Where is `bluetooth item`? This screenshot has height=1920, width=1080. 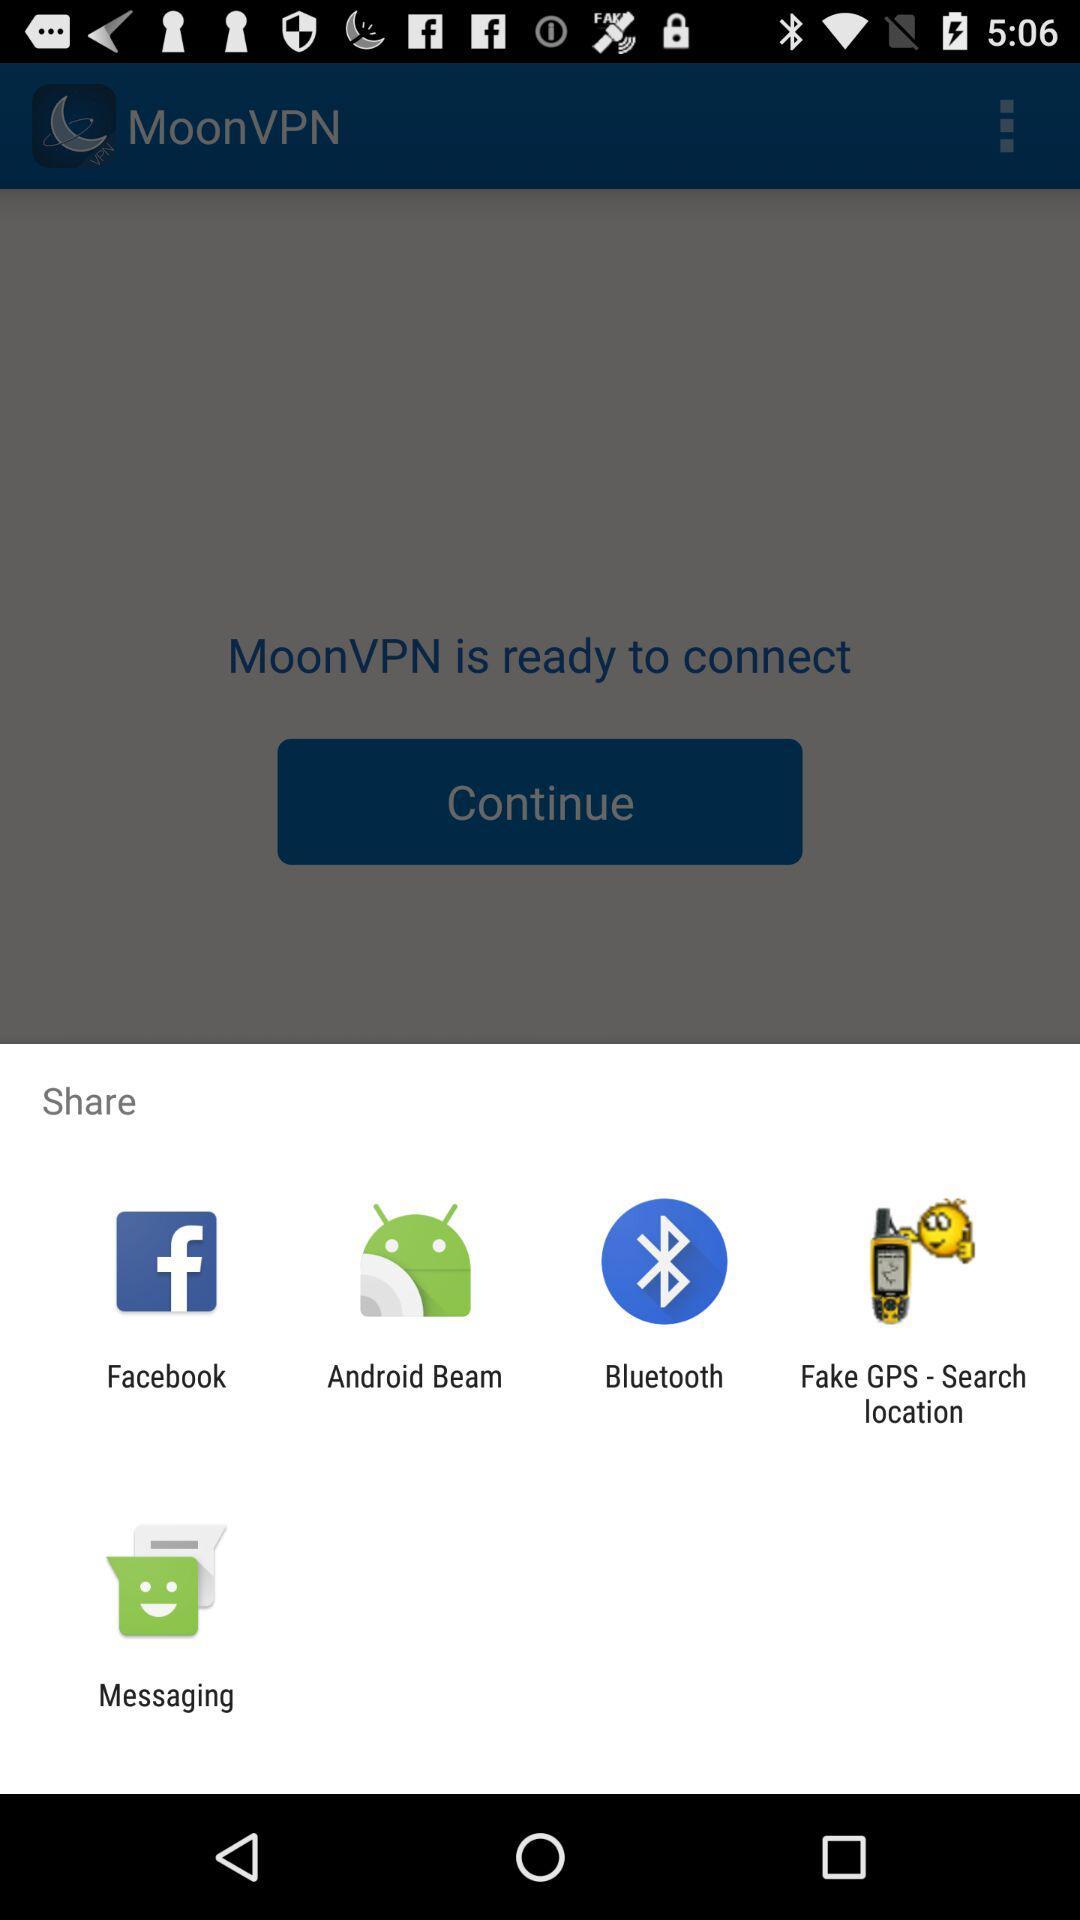 bluetooth item is located at coordinates (664, 1392).